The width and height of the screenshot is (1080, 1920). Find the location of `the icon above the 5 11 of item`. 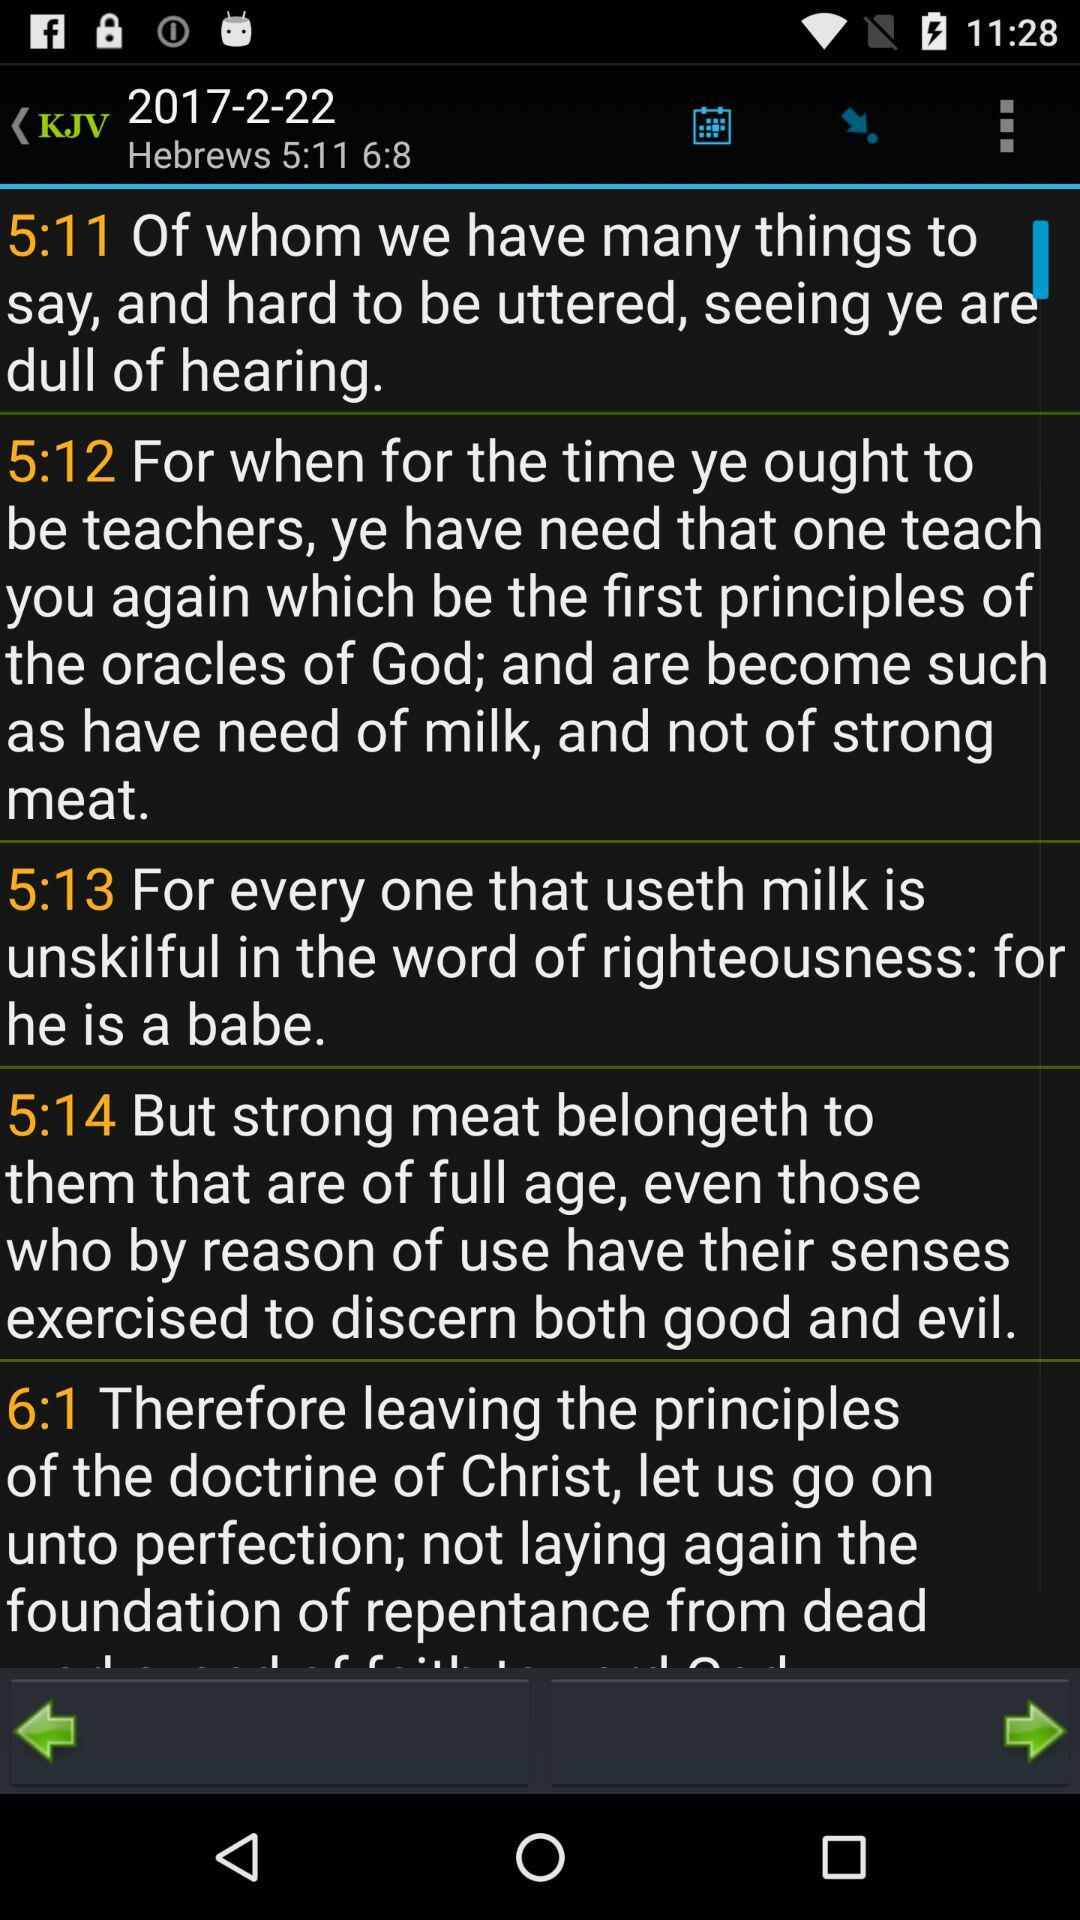

the icon above the 5 11 of item is located at coordinates (1006, 124).